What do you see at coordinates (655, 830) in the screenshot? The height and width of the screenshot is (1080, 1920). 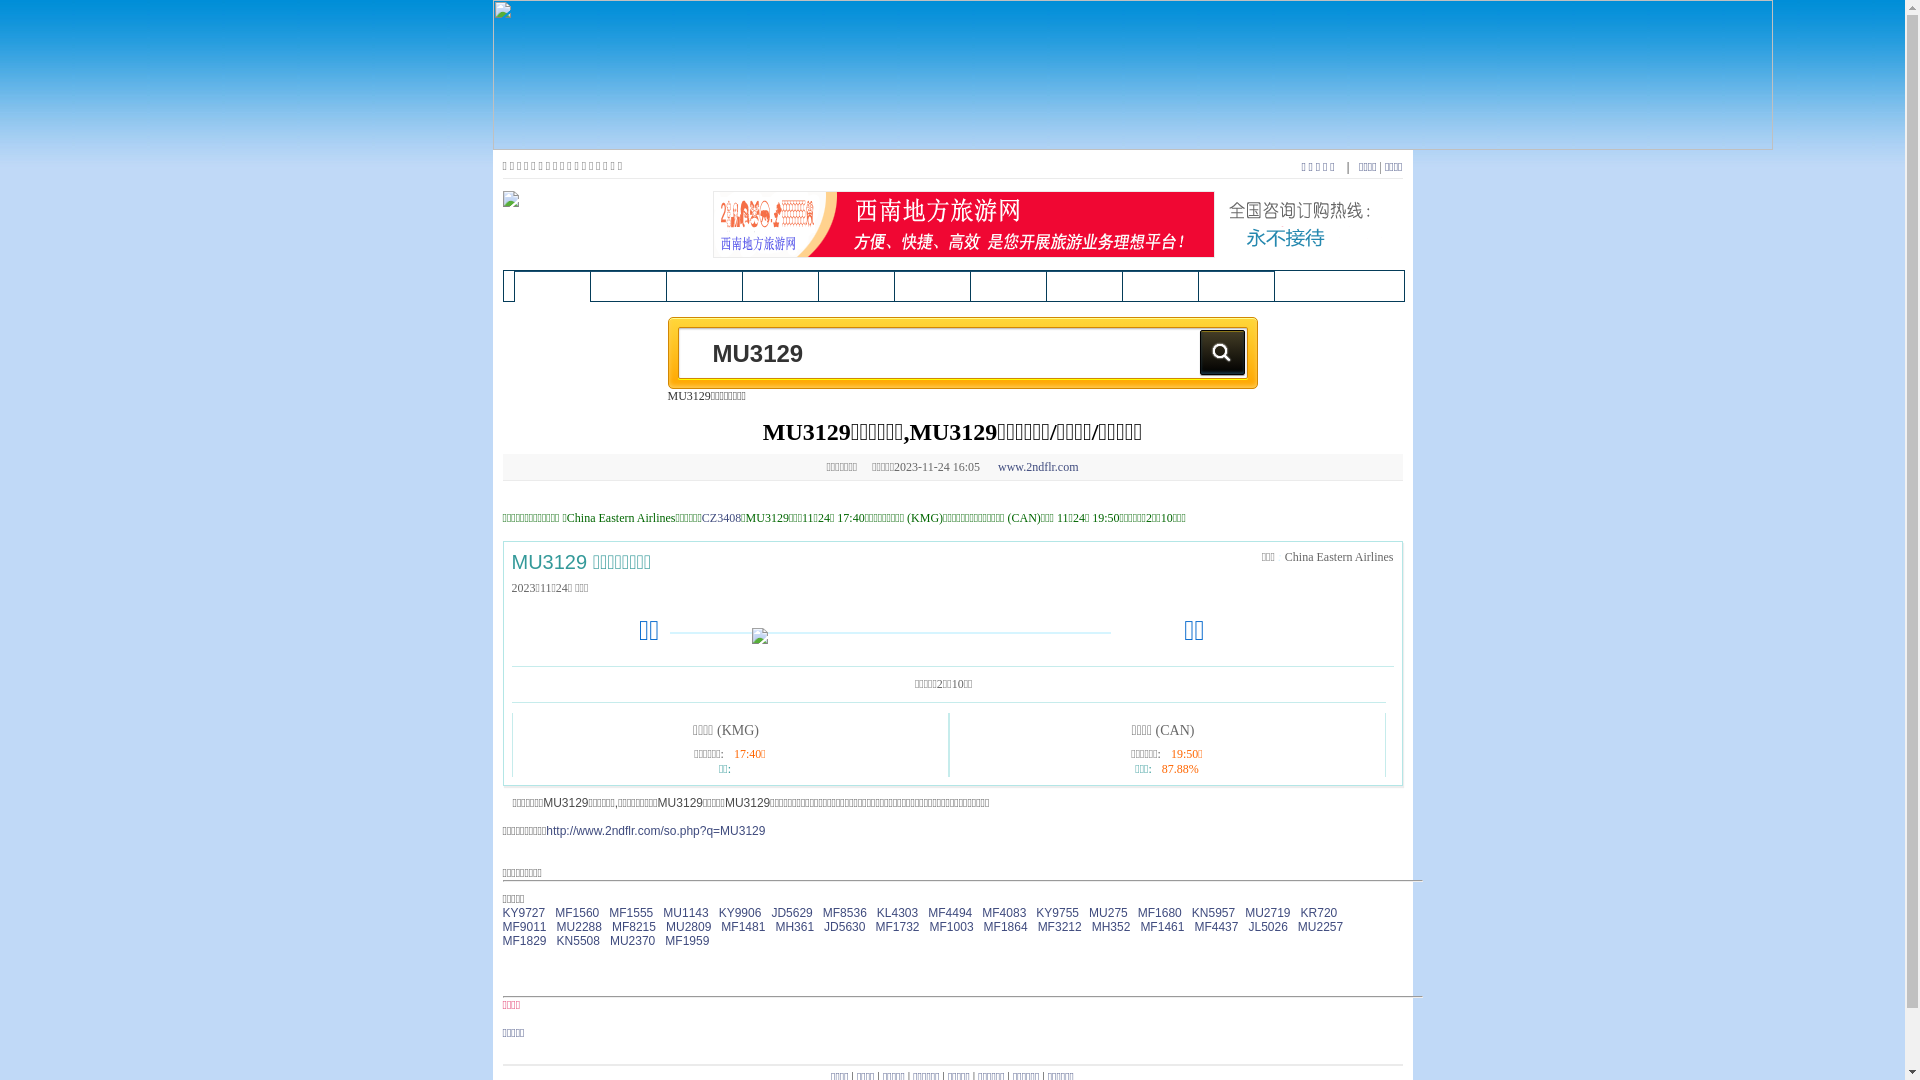 I see `'http://www.2ndflr.com/so.php?q=MU3129'` at bounding box center [655, 830].